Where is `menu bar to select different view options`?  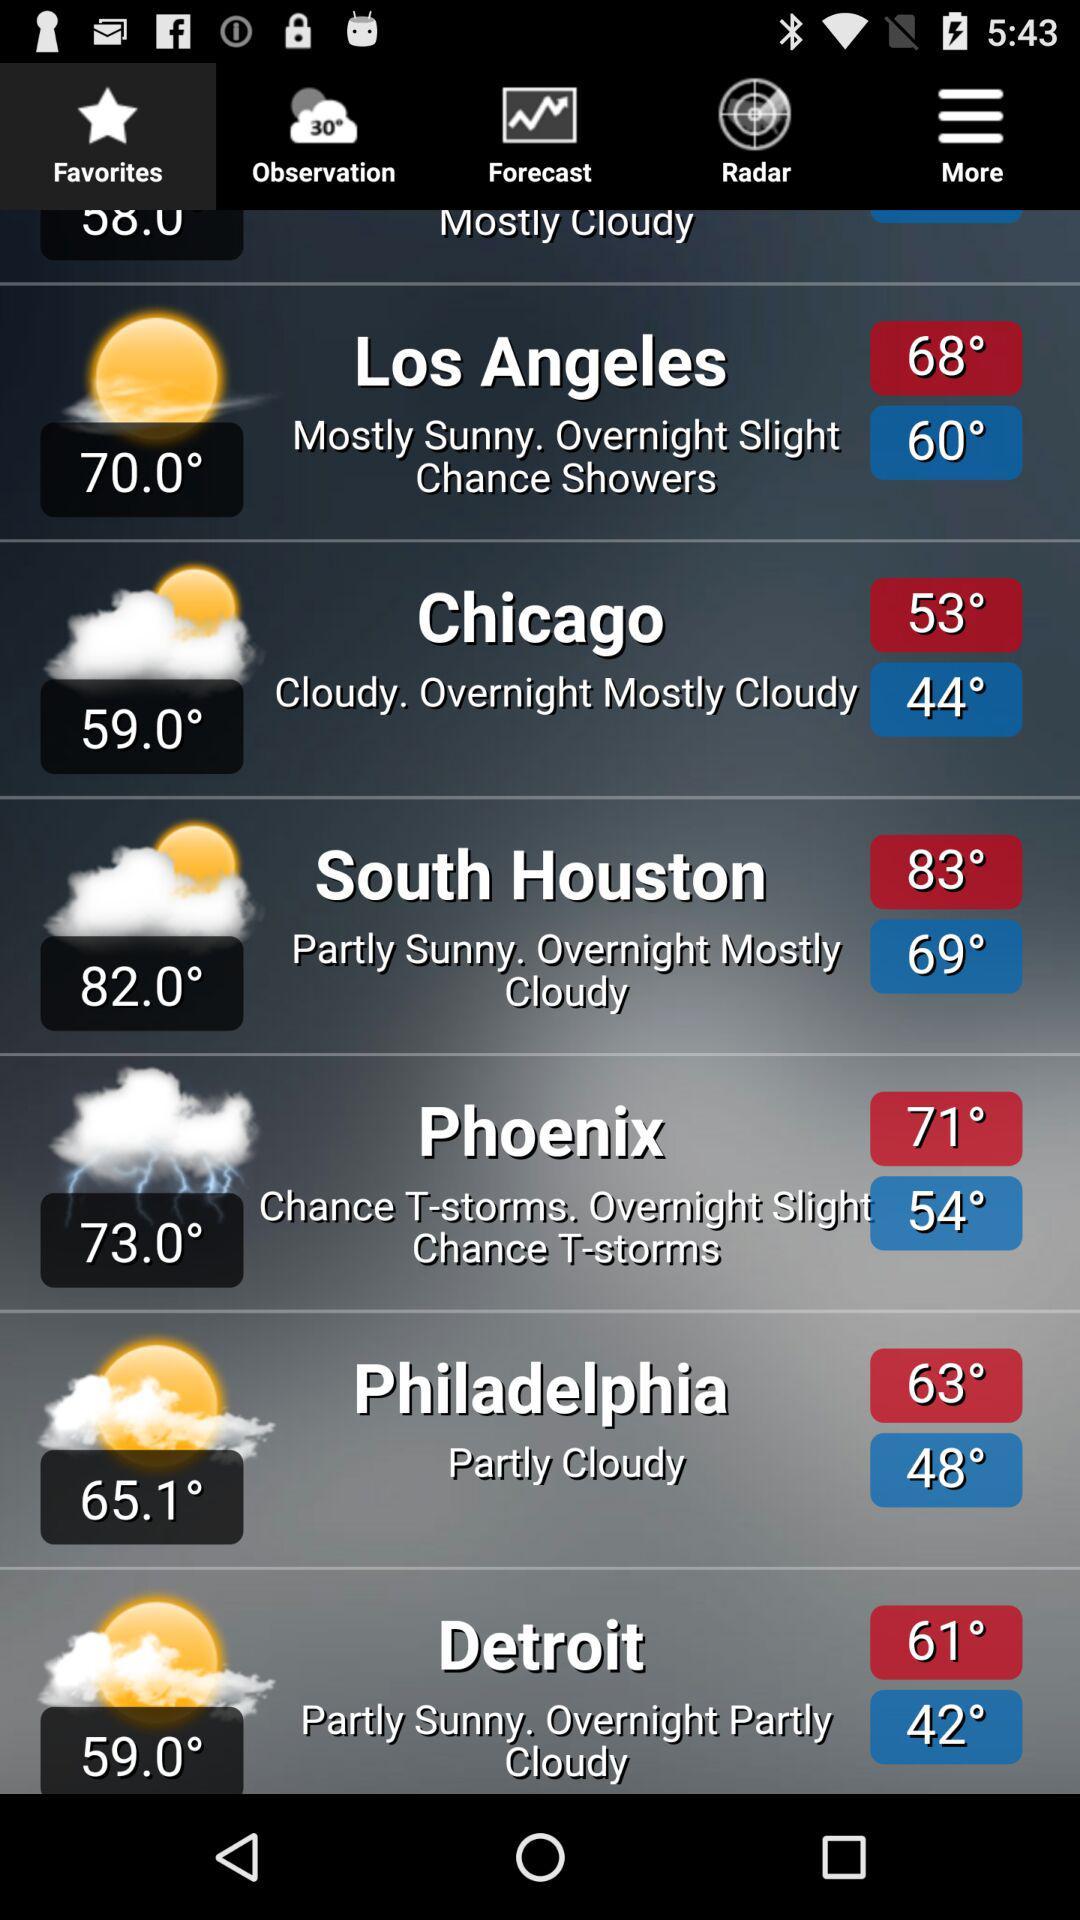
menu bar to select different view options is located at coordinates (540, 127).